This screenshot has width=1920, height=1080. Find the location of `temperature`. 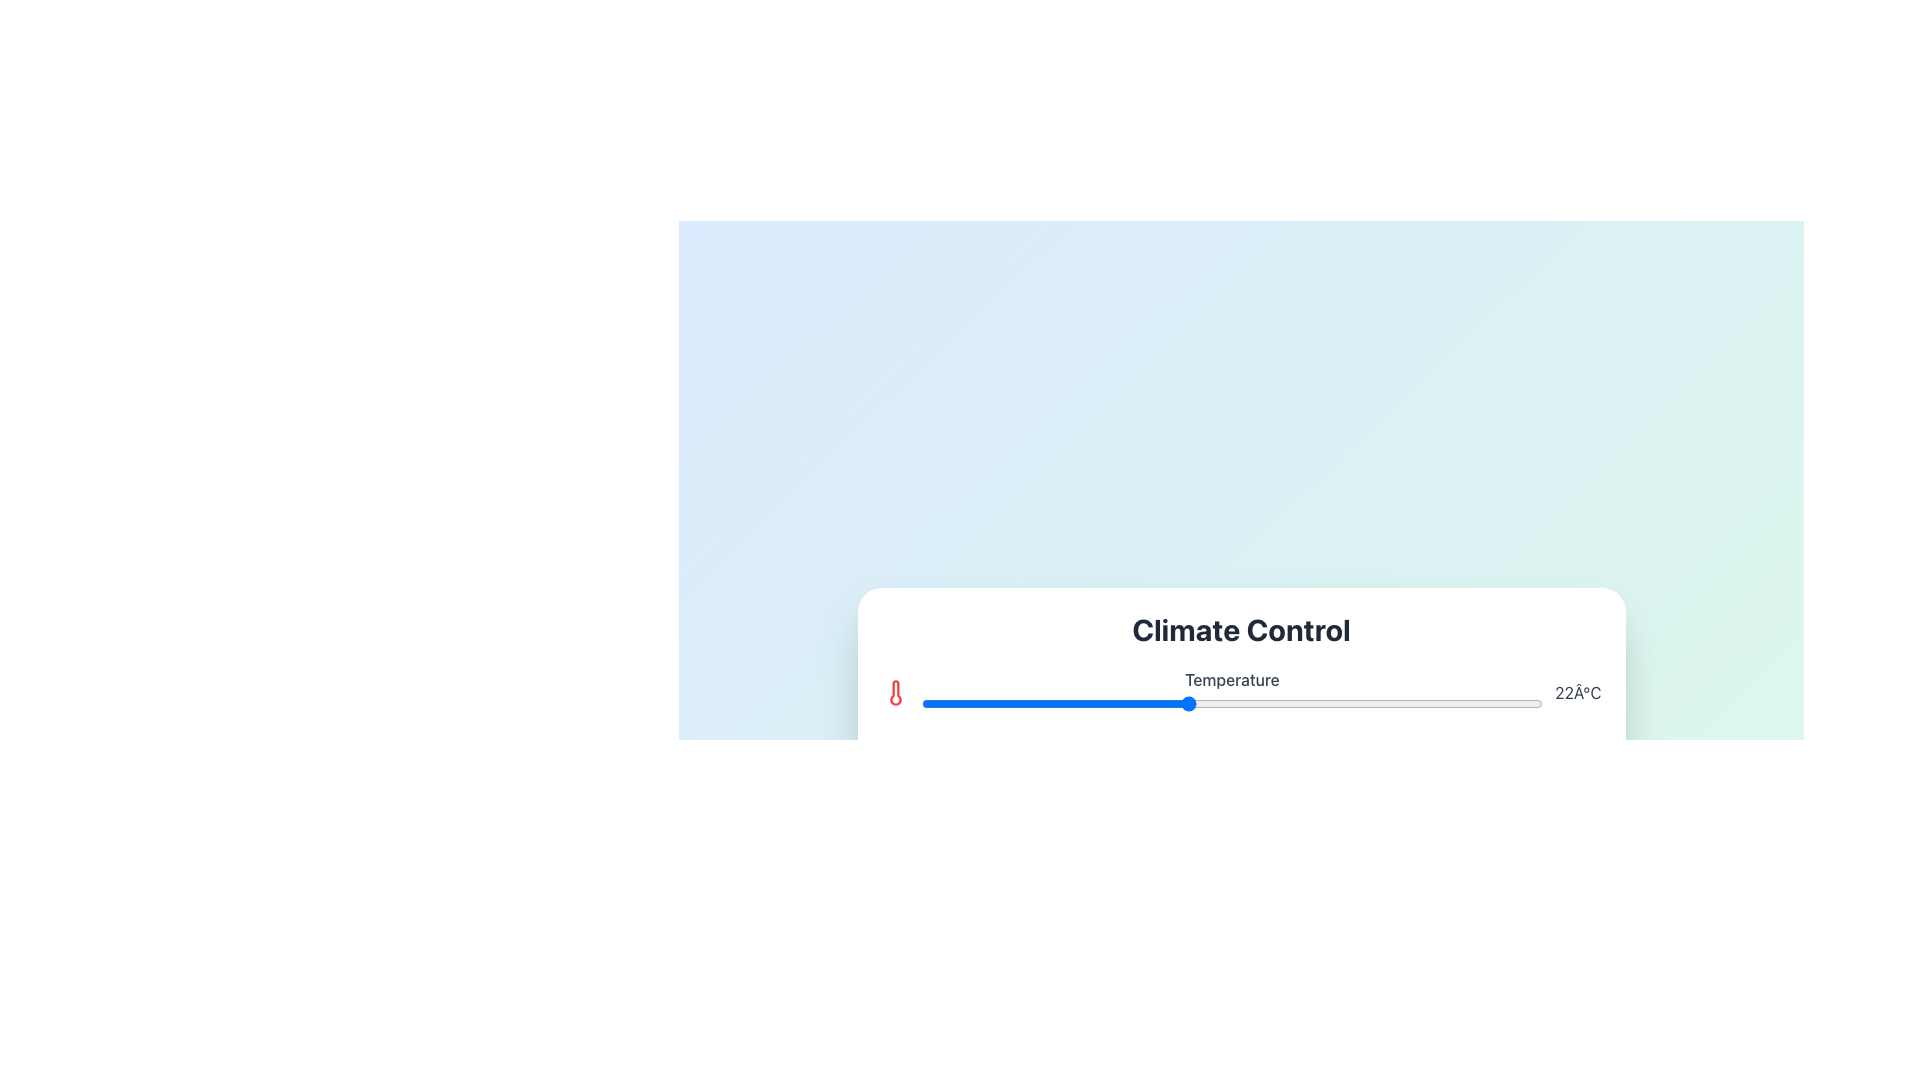

temperature is located at coordinates (920, 703).